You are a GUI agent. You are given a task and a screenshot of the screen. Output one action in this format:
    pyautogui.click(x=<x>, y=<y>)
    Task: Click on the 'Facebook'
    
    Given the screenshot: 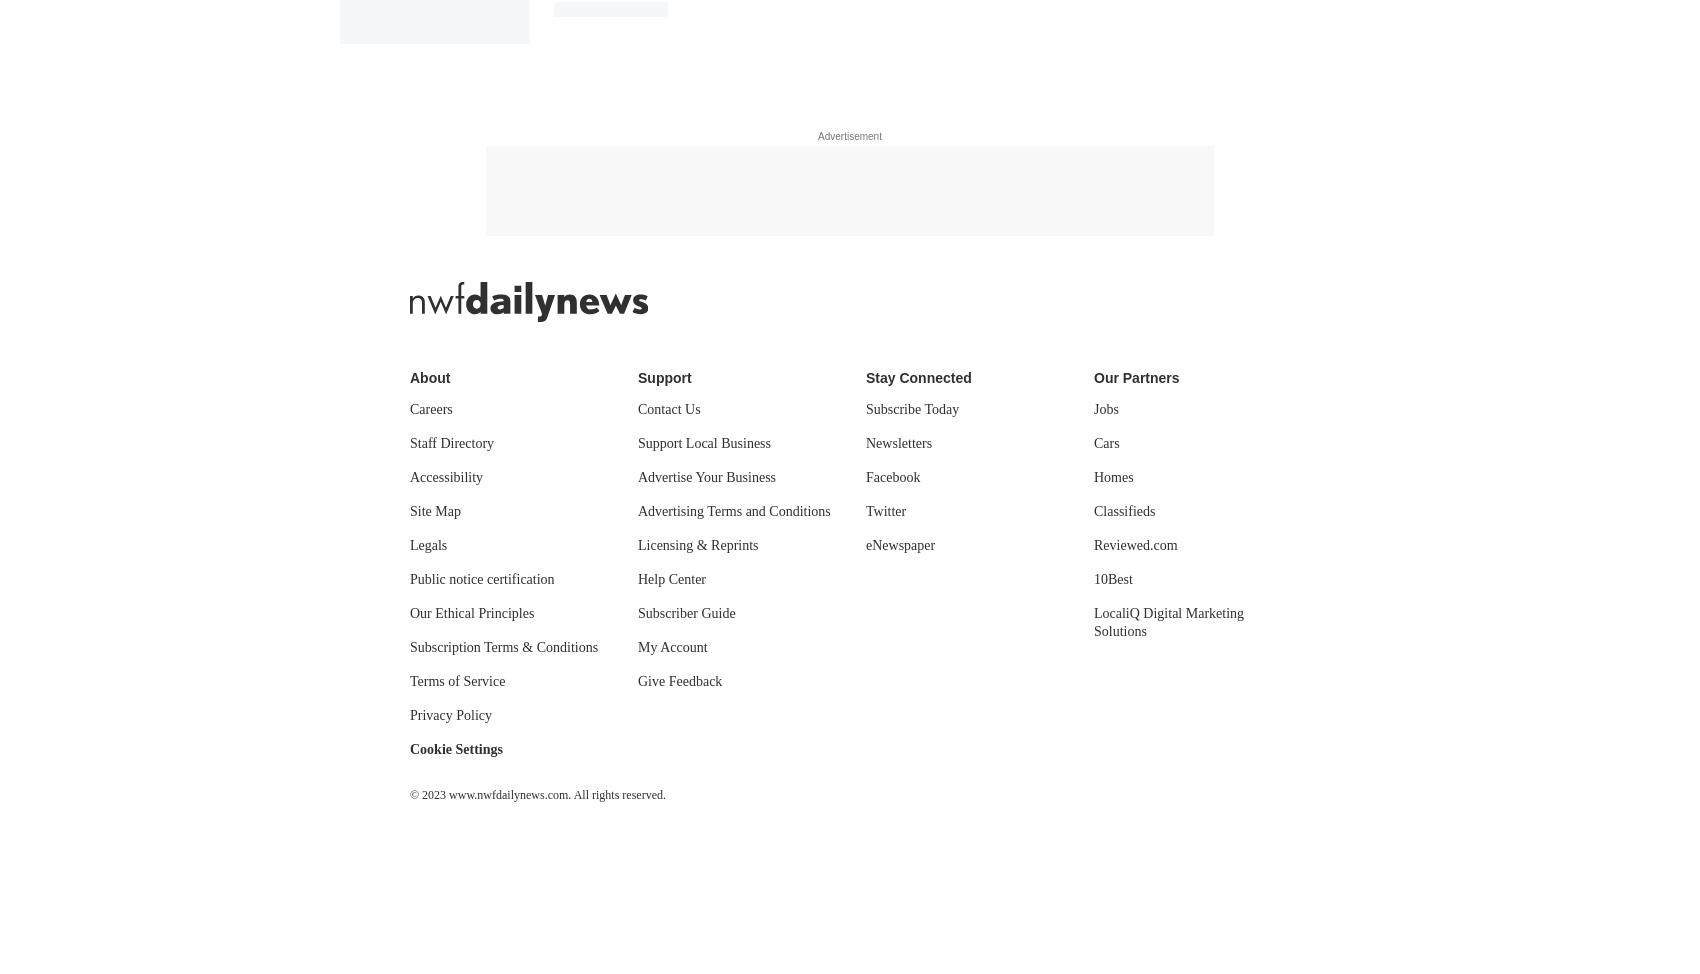 What is the action you would take?
    pyautogui.click(x=865, y=475)
    